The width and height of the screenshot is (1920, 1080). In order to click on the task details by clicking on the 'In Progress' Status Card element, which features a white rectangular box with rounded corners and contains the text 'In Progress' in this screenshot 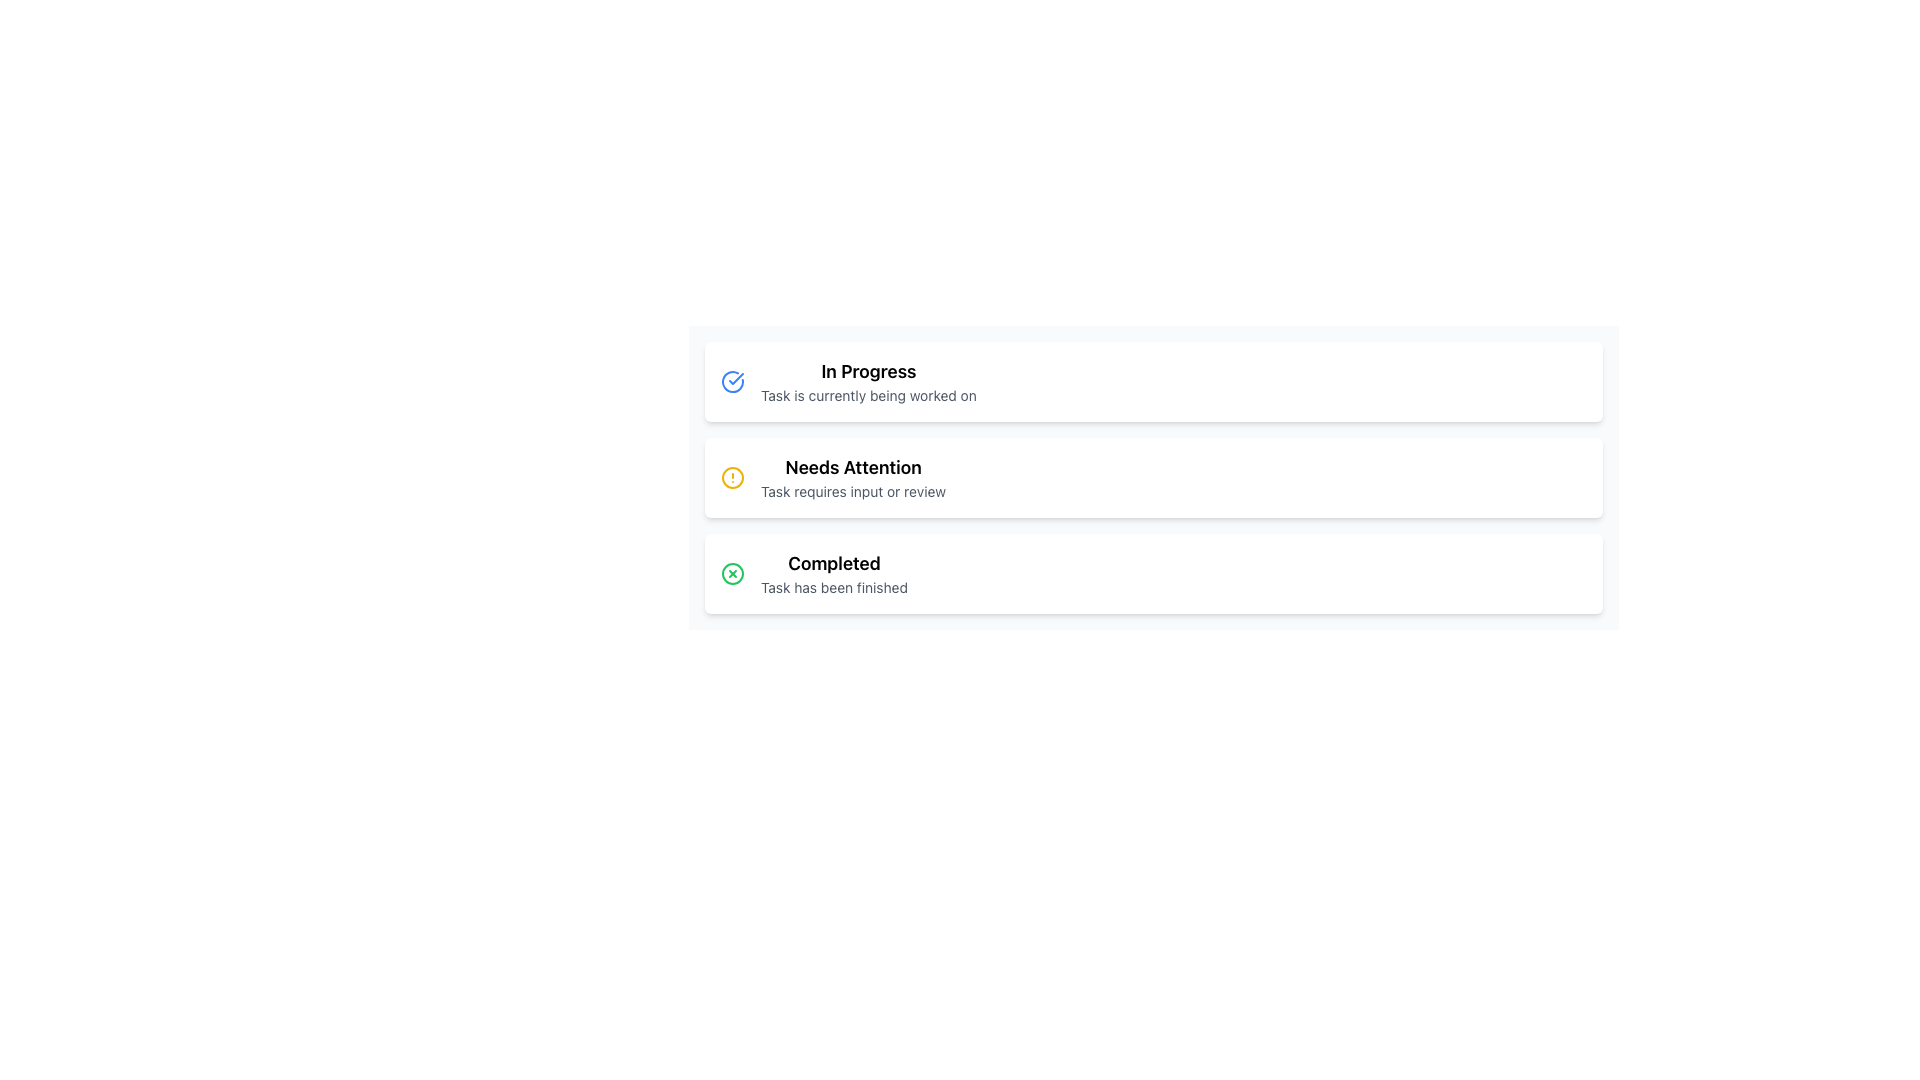, I will do `click(1153, 381)`.